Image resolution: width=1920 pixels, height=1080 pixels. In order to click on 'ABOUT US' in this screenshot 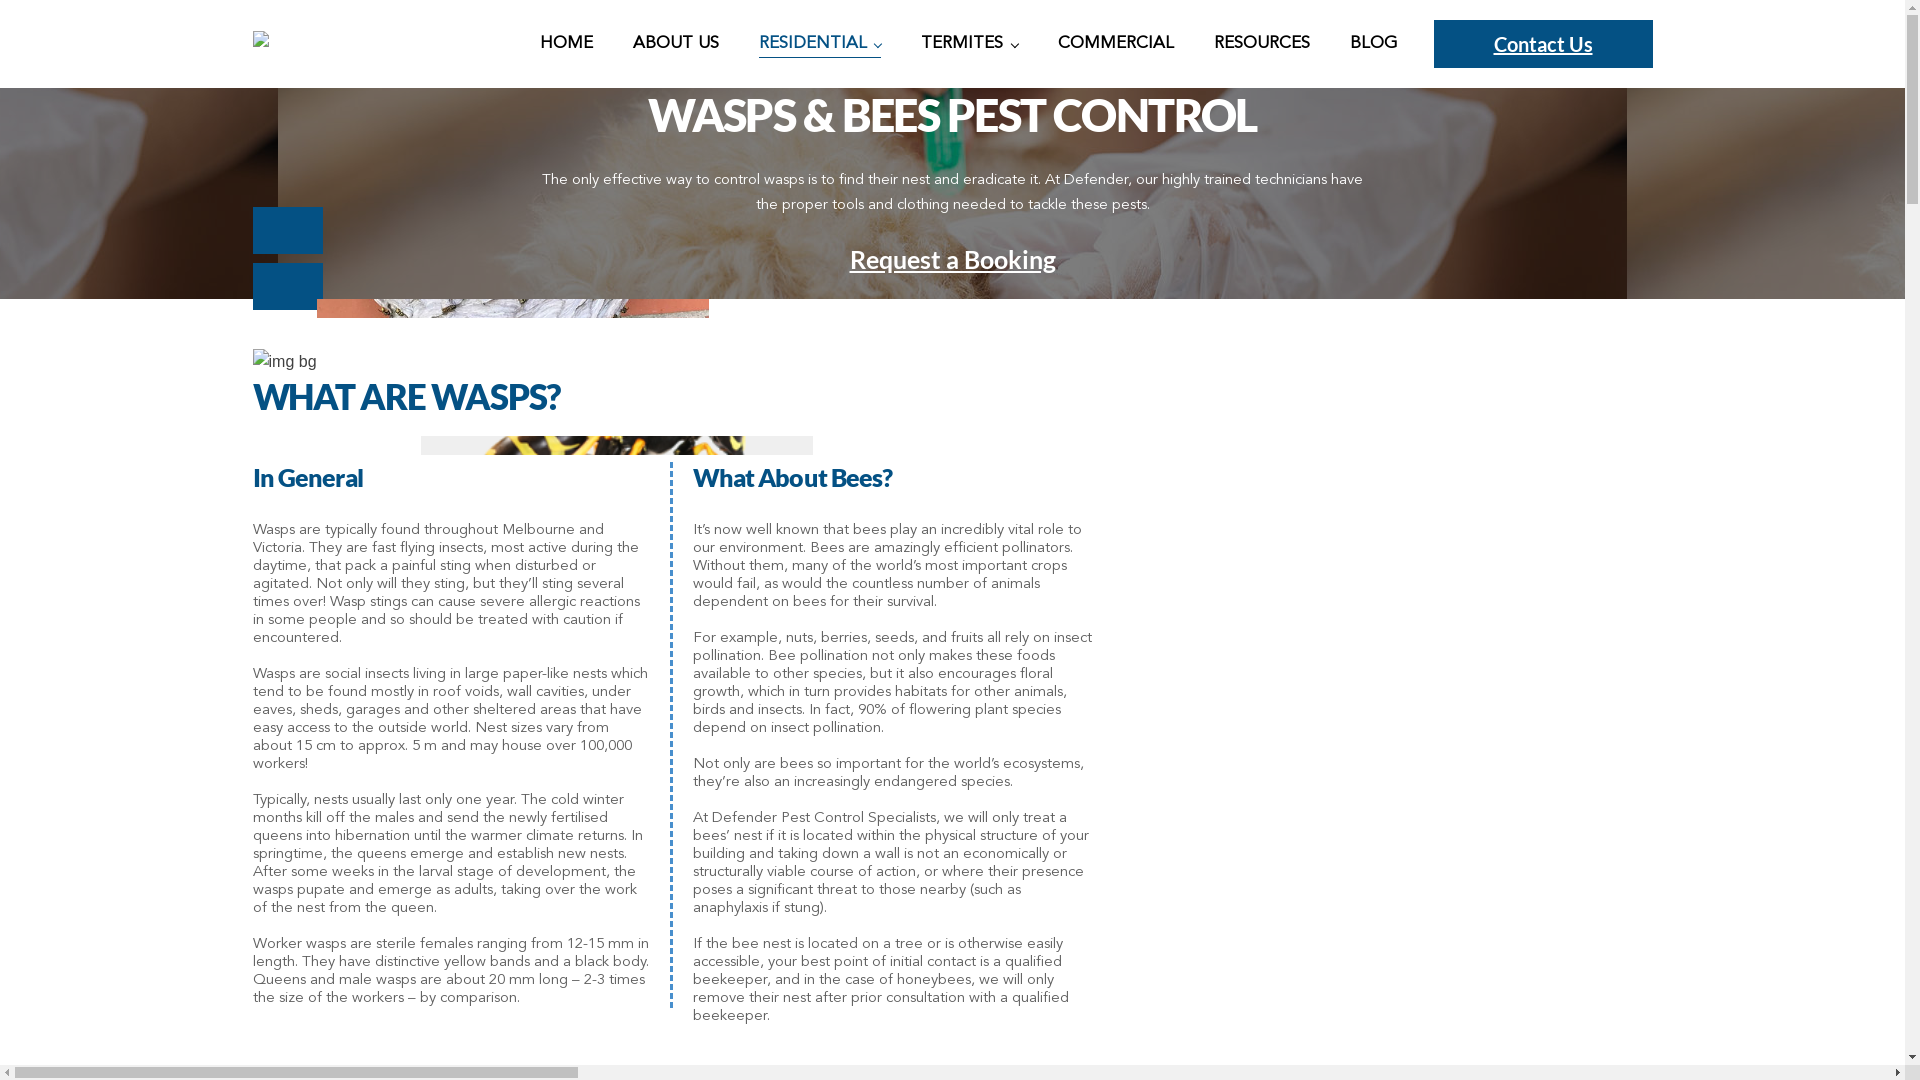, I will do `click(676, 43)`.